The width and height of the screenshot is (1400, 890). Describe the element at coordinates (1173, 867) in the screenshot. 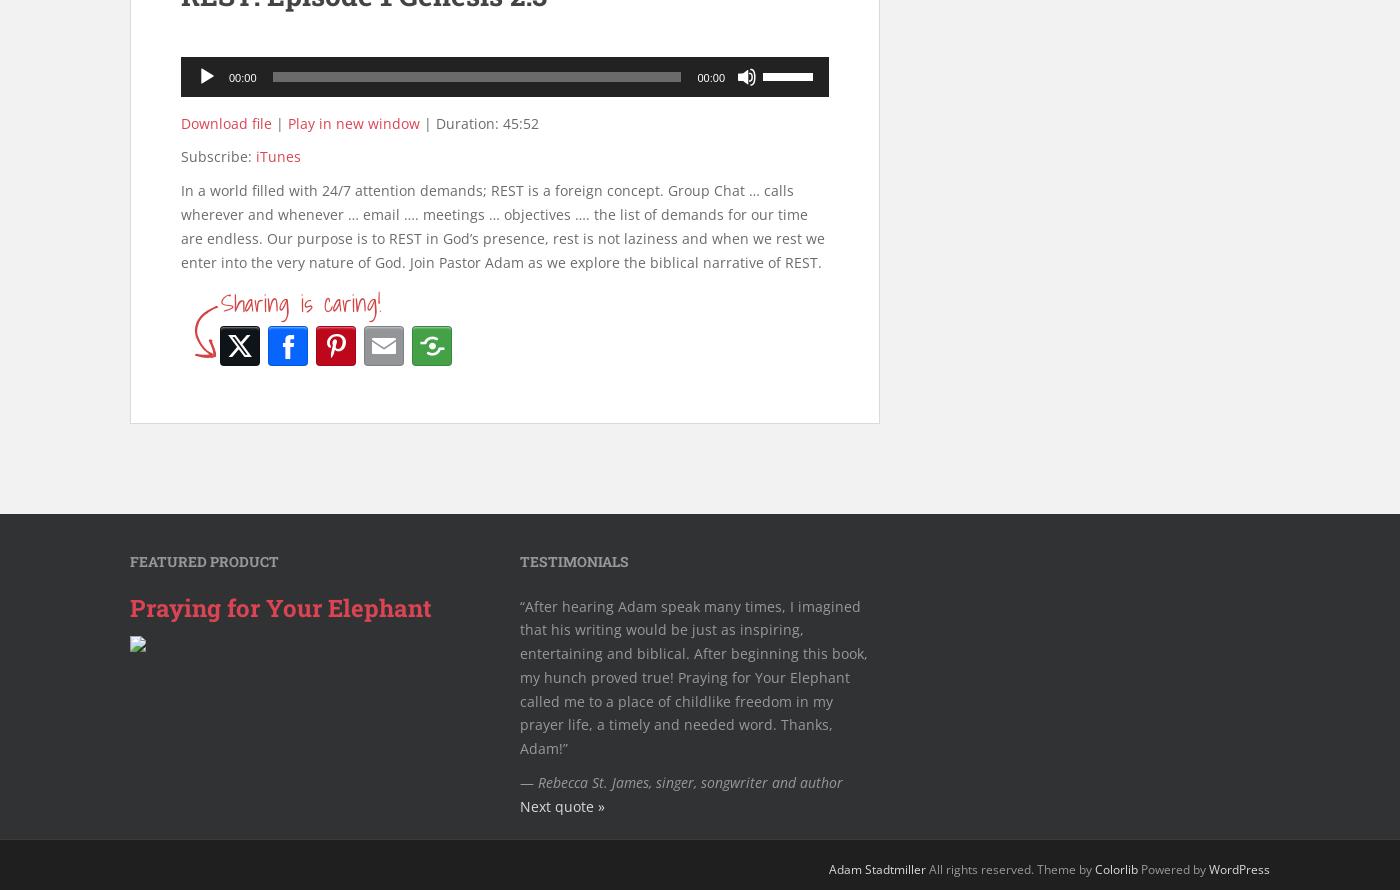

I see `'Powered by'` at that location.